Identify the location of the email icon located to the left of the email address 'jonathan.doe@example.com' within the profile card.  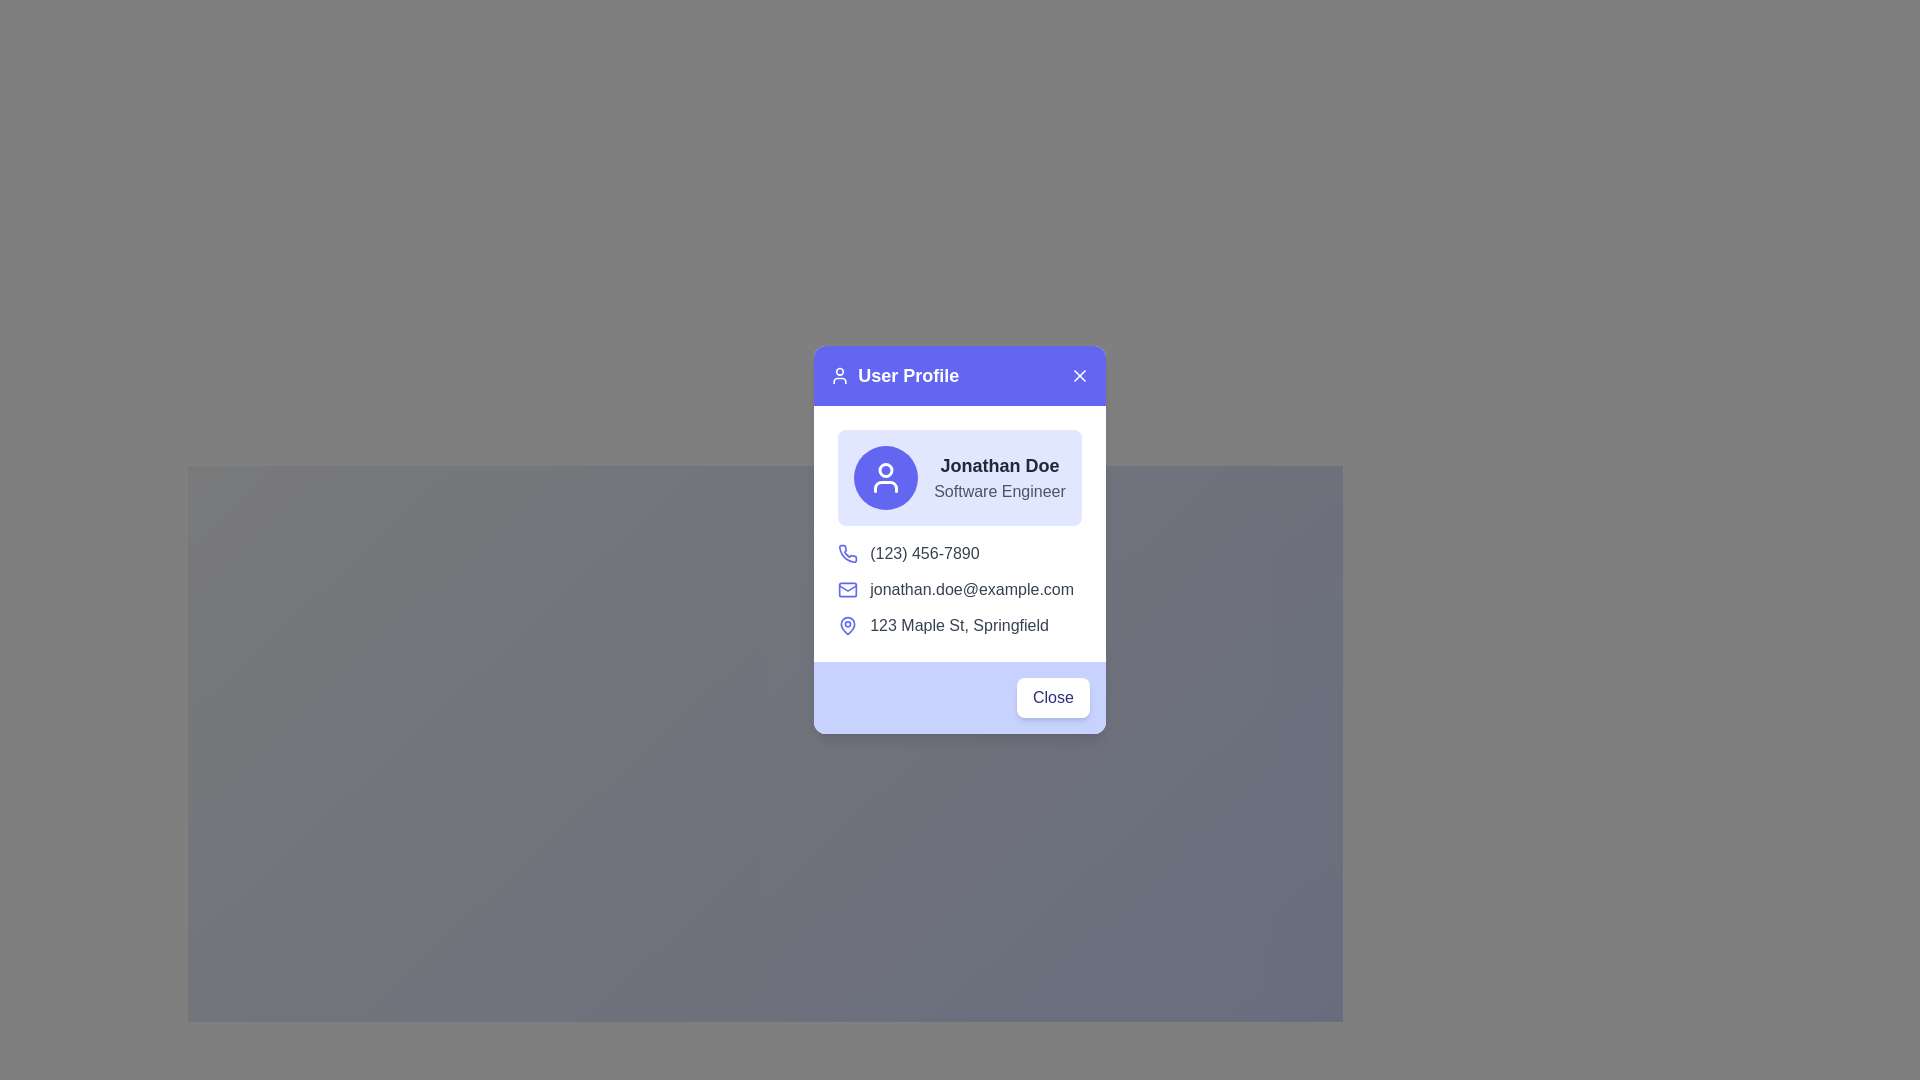
(848, 589).